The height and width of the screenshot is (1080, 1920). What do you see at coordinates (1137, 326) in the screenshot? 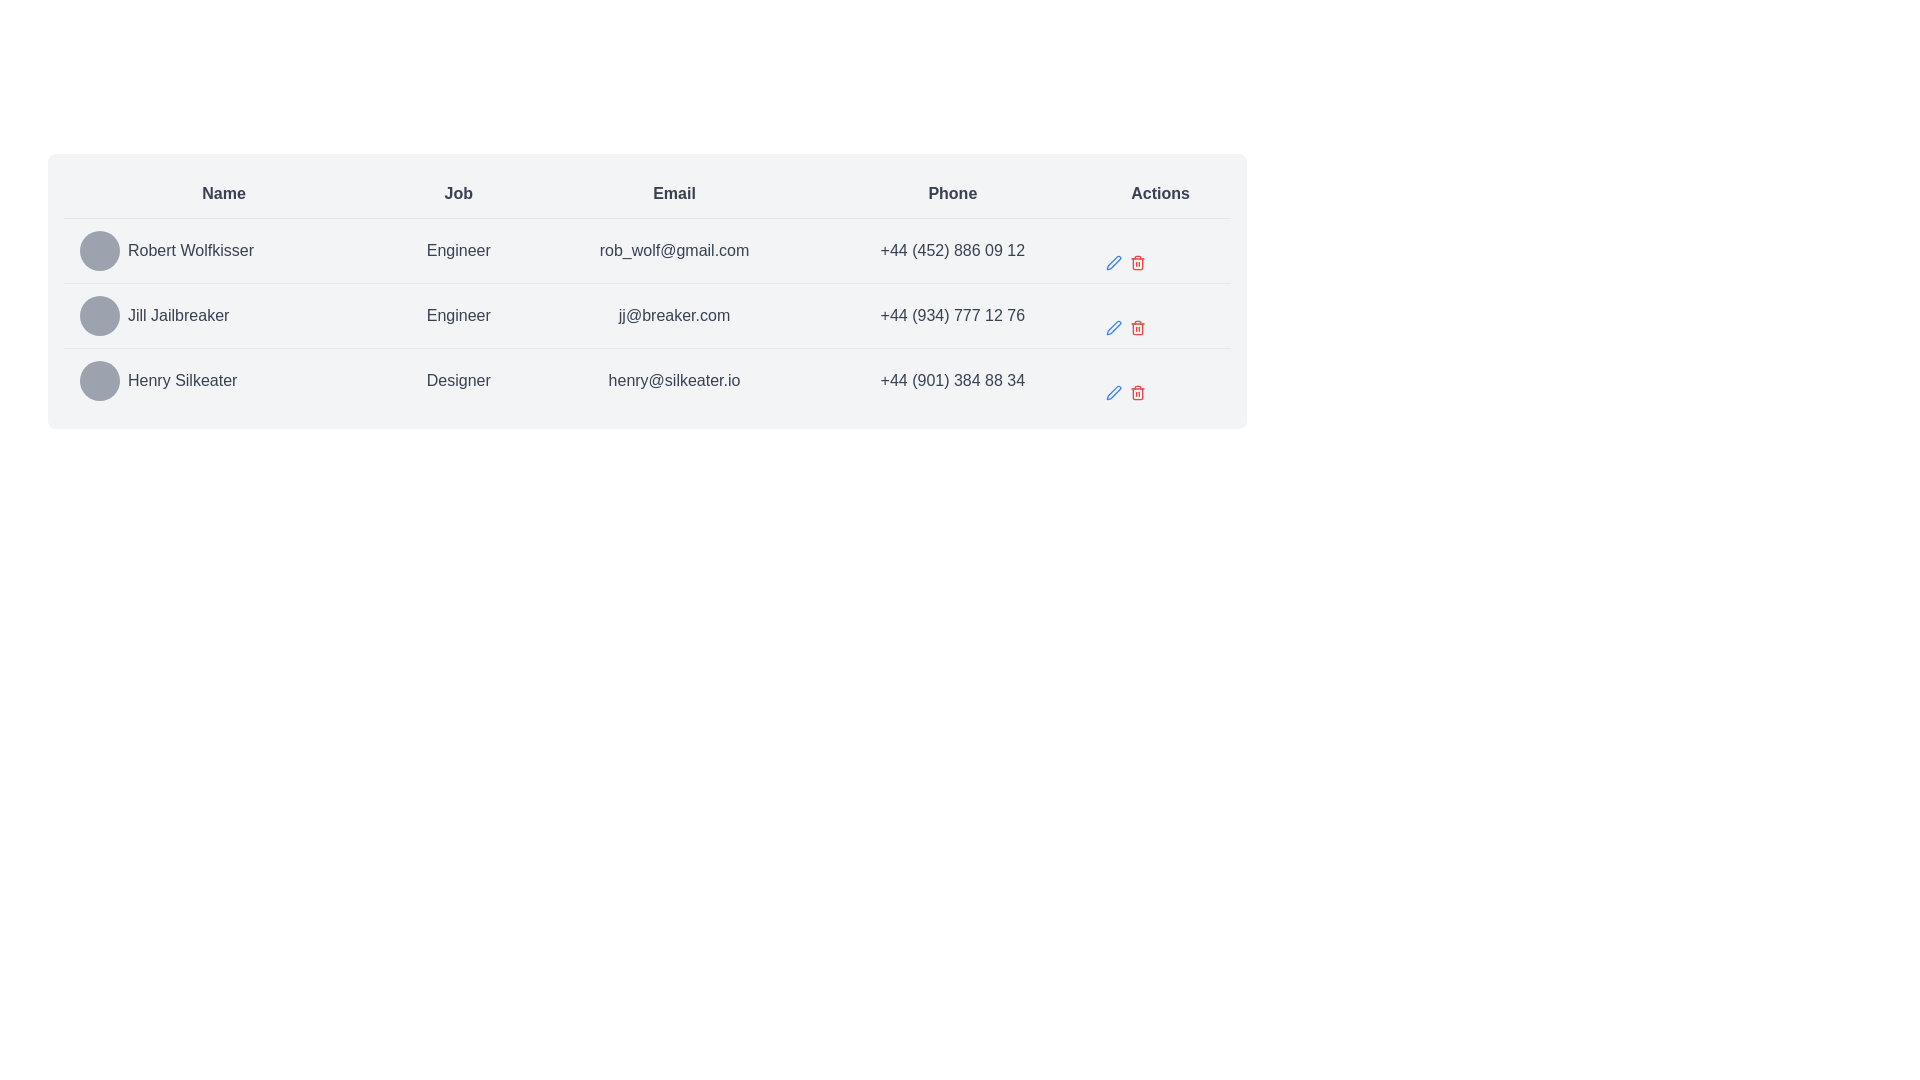
I see `the red trash bin icon button located in the second row of the 'Actions' column to initiate the delete action` at bounding box center [1137, 326].